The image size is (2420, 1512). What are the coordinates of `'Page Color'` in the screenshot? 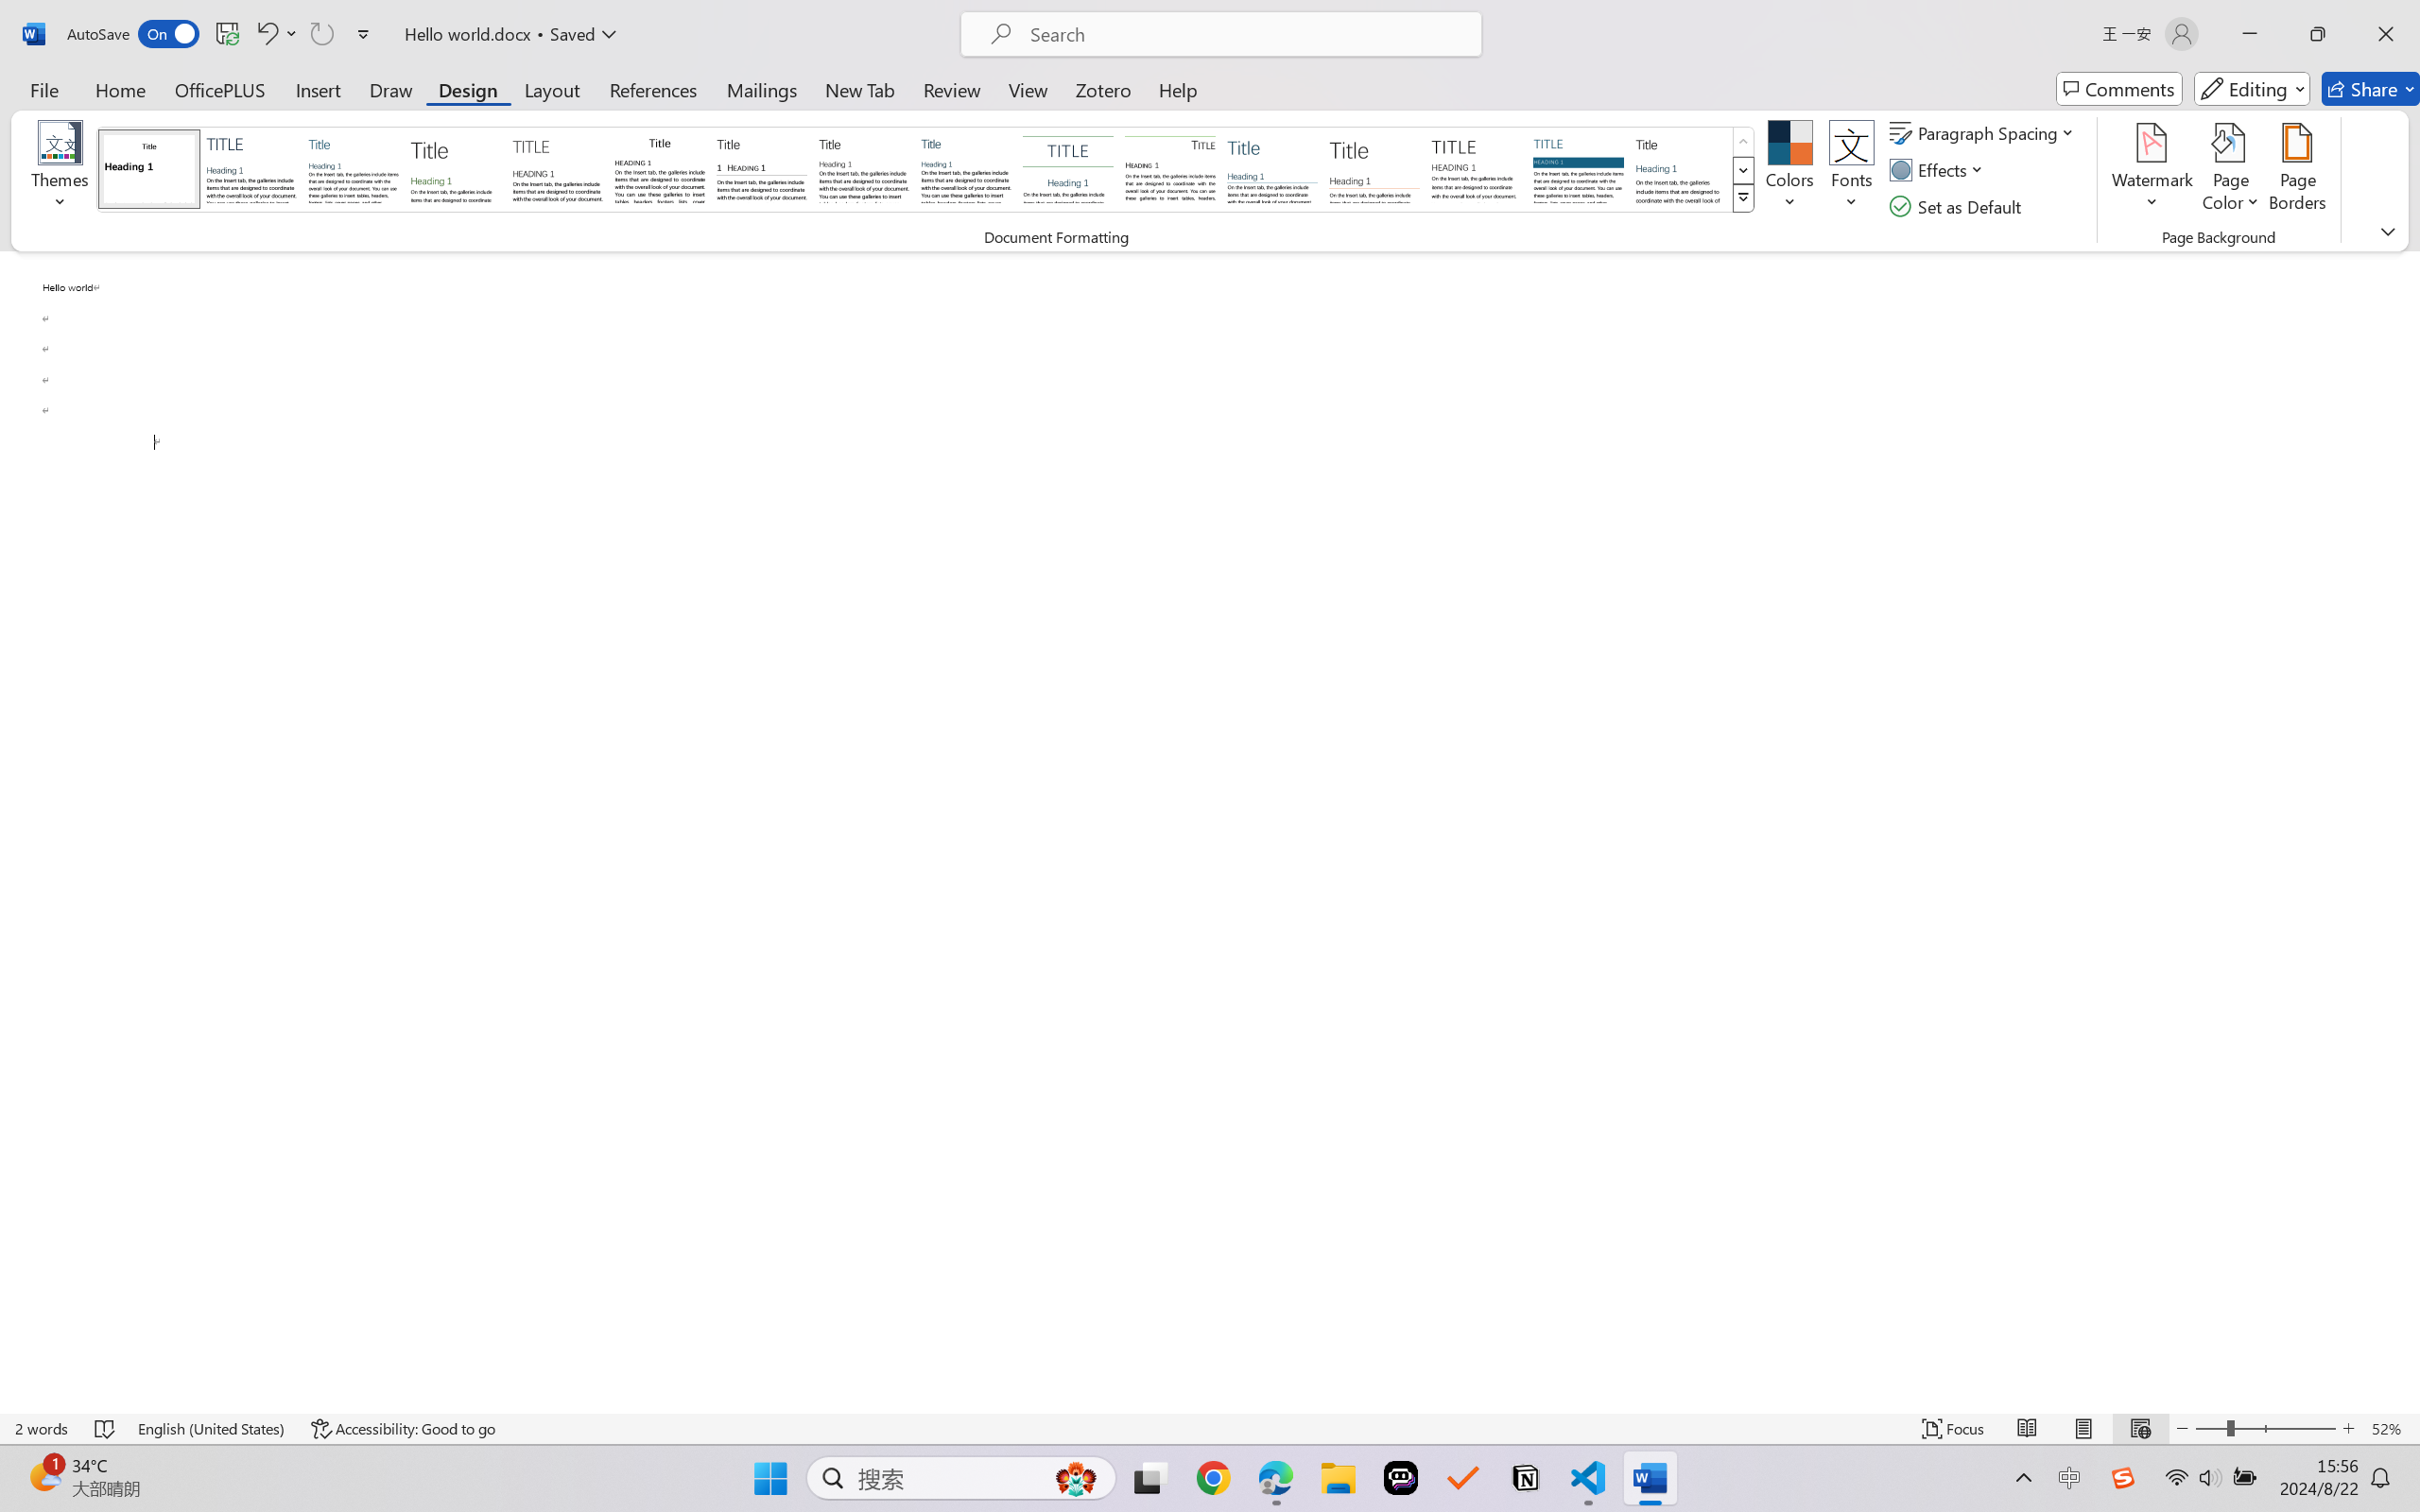 It's located at (2230, 170).